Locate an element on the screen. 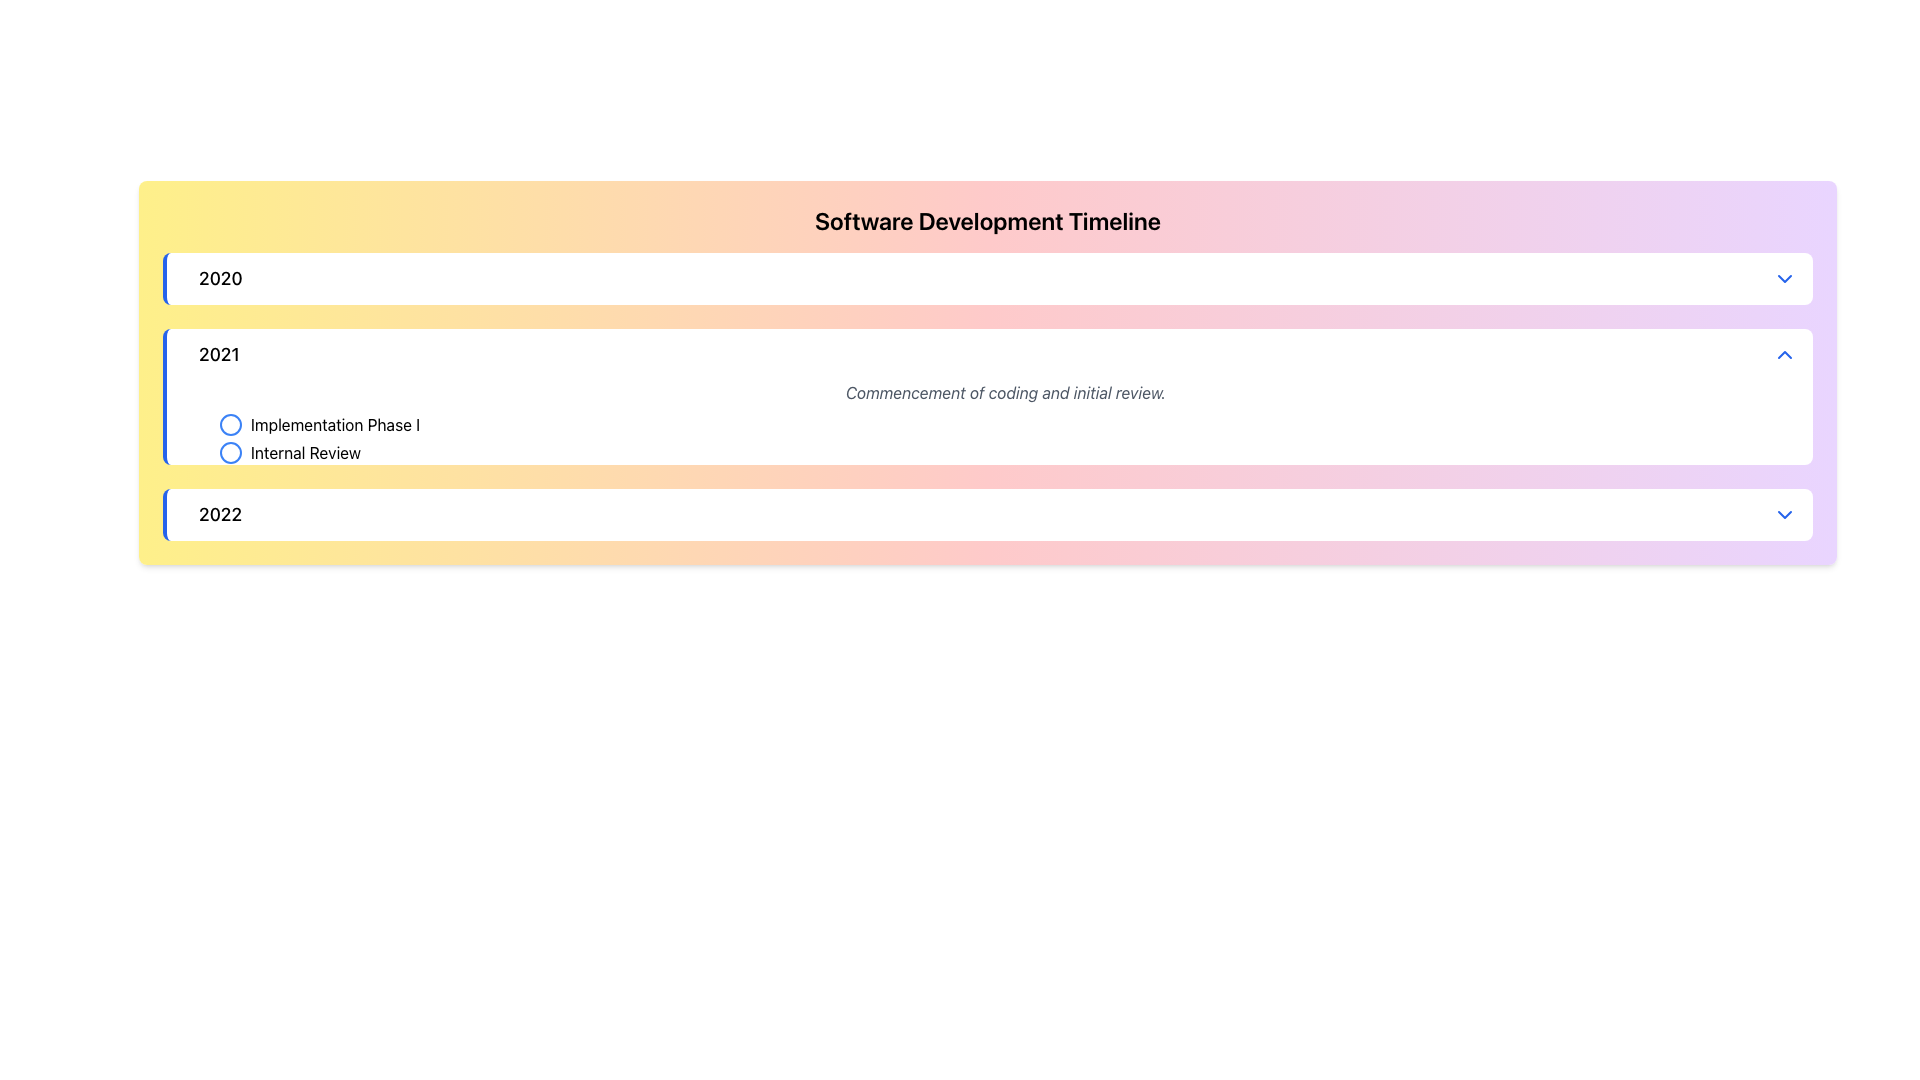  the bold, enlarged text heading that says 'Software Development Timeline', located at the top-center of a pastel gradient background block is located at coordinates (988, 220).